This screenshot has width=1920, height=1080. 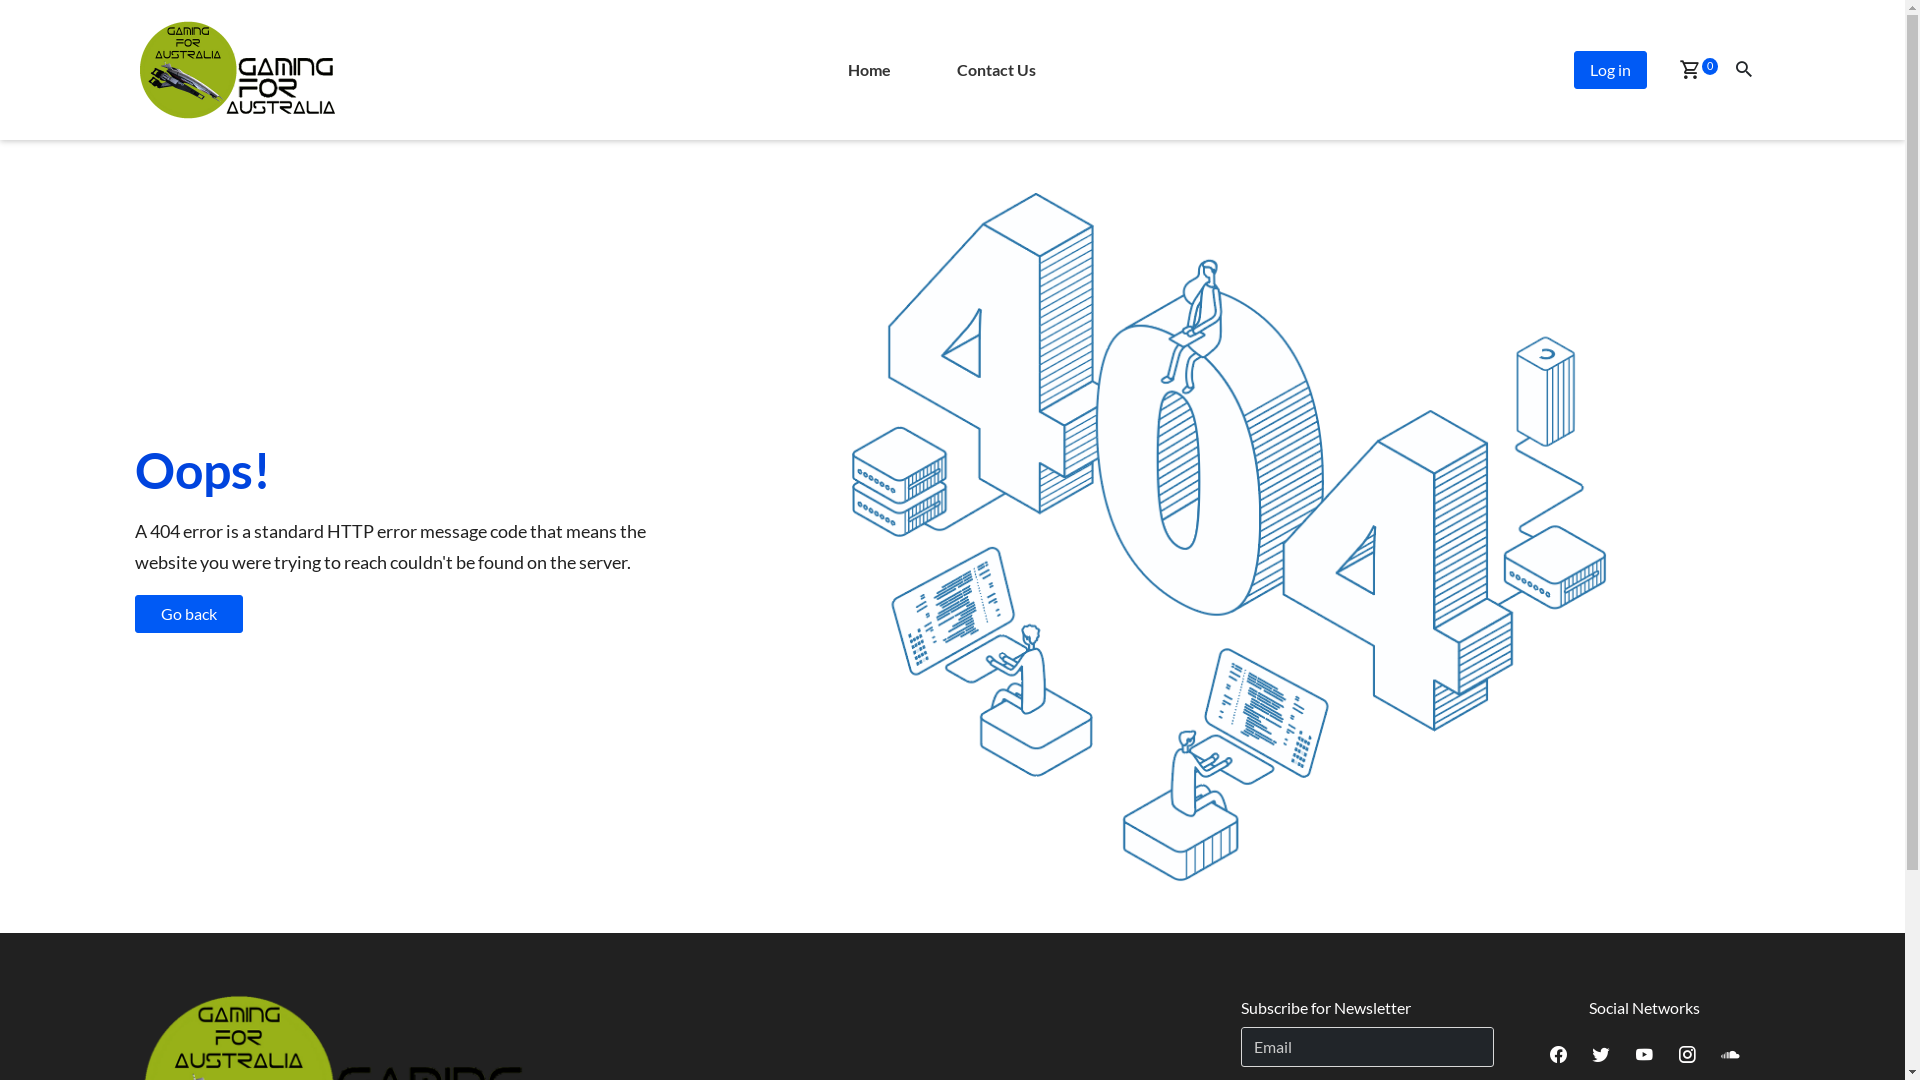 I want to click on 'Log in', so click(x=1573, y=68).